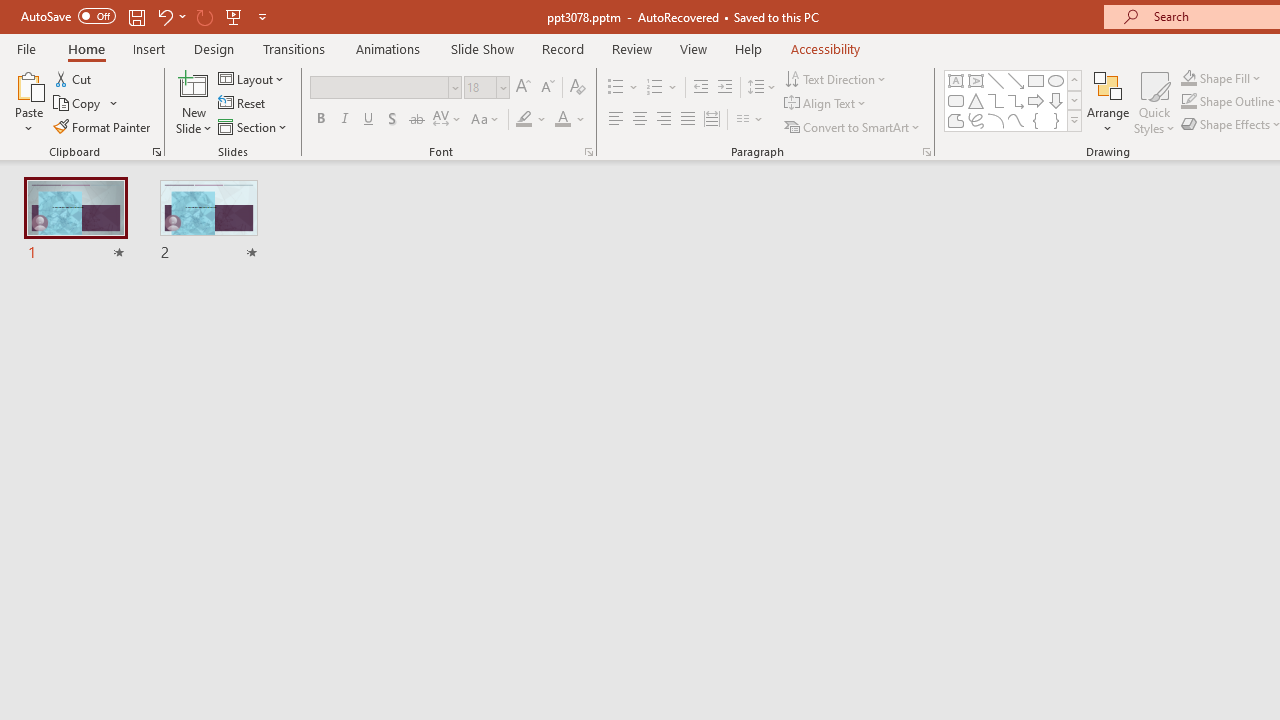 Image resolution: width=1280 pixels, height=720 pixels. What do you see at coordinates (1189, 77) in the screenshot?
I see `'Shape Fill Dark Green, Accent 2'` at bounding box center [1189, 77].